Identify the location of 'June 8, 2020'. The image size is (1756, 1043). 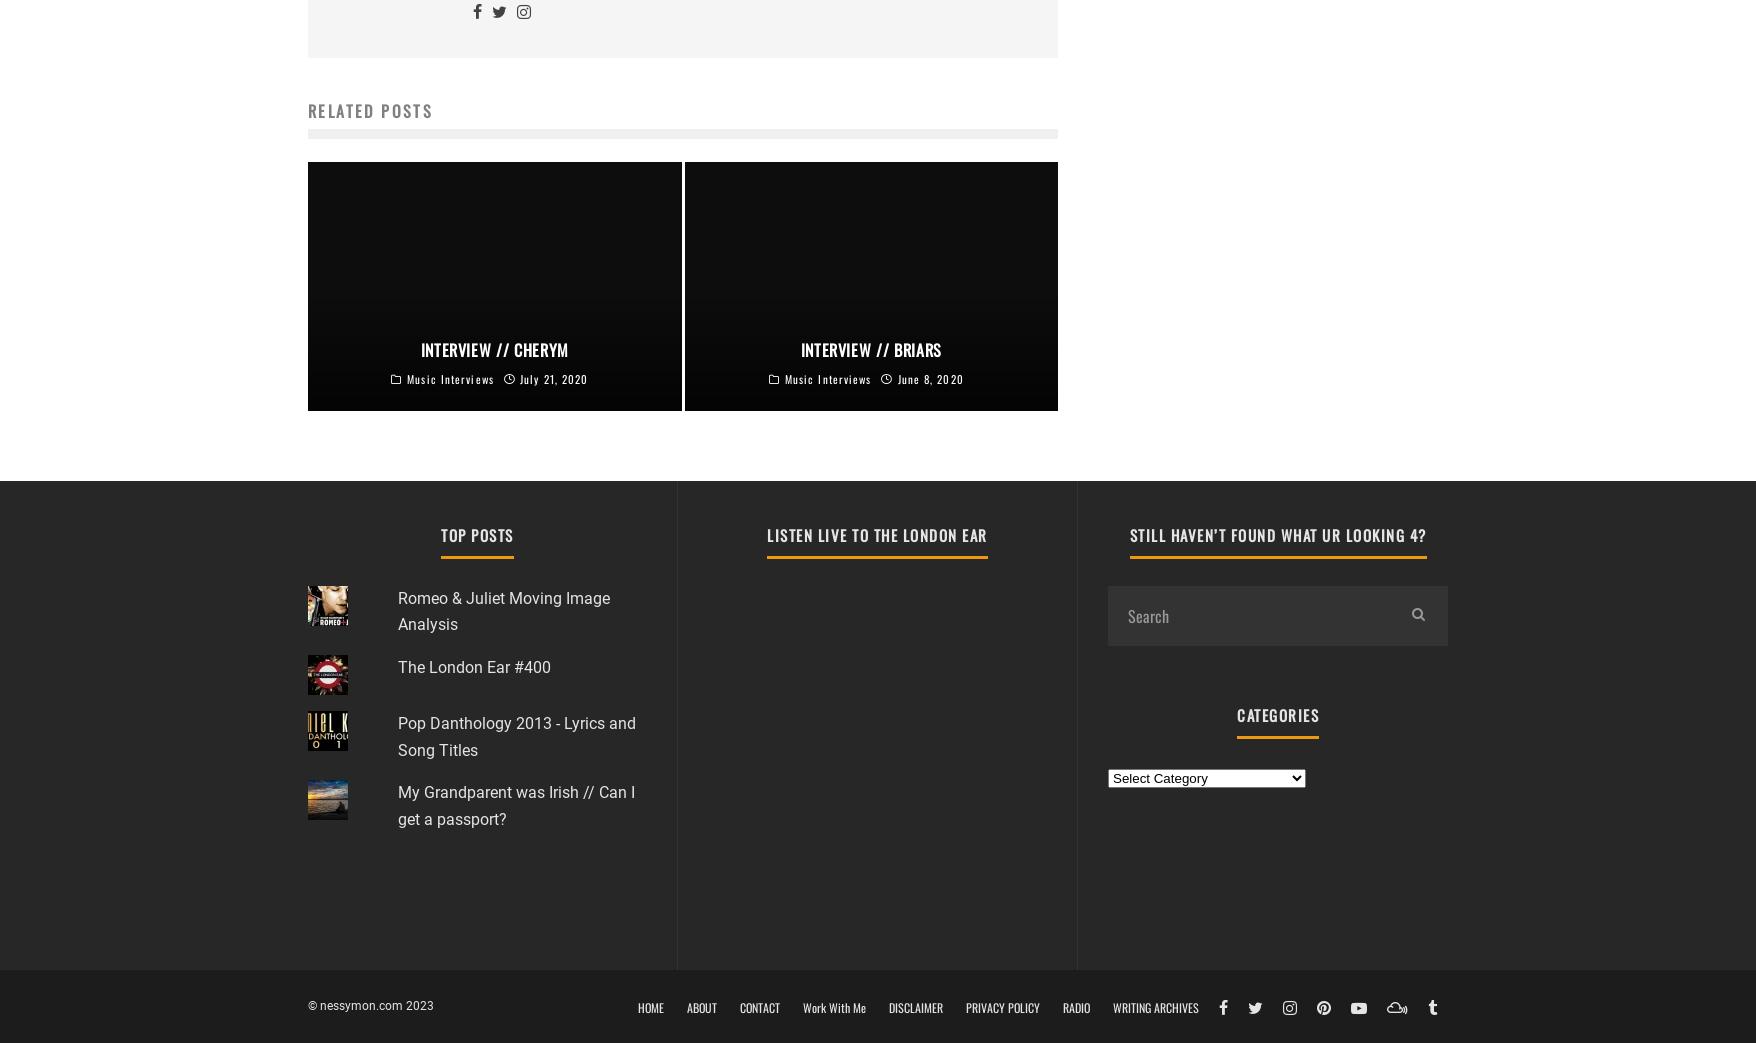
(929, 377).